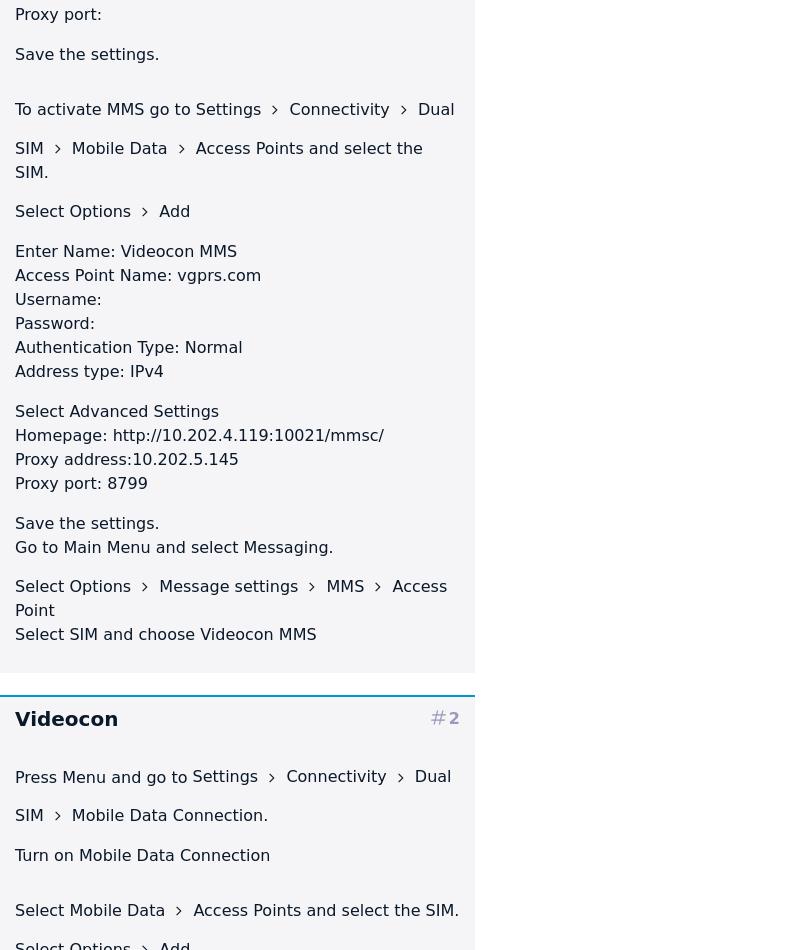 The height and width of the screenshot is (950, 800). I want to click on 'Turn on', so click(46, 854).